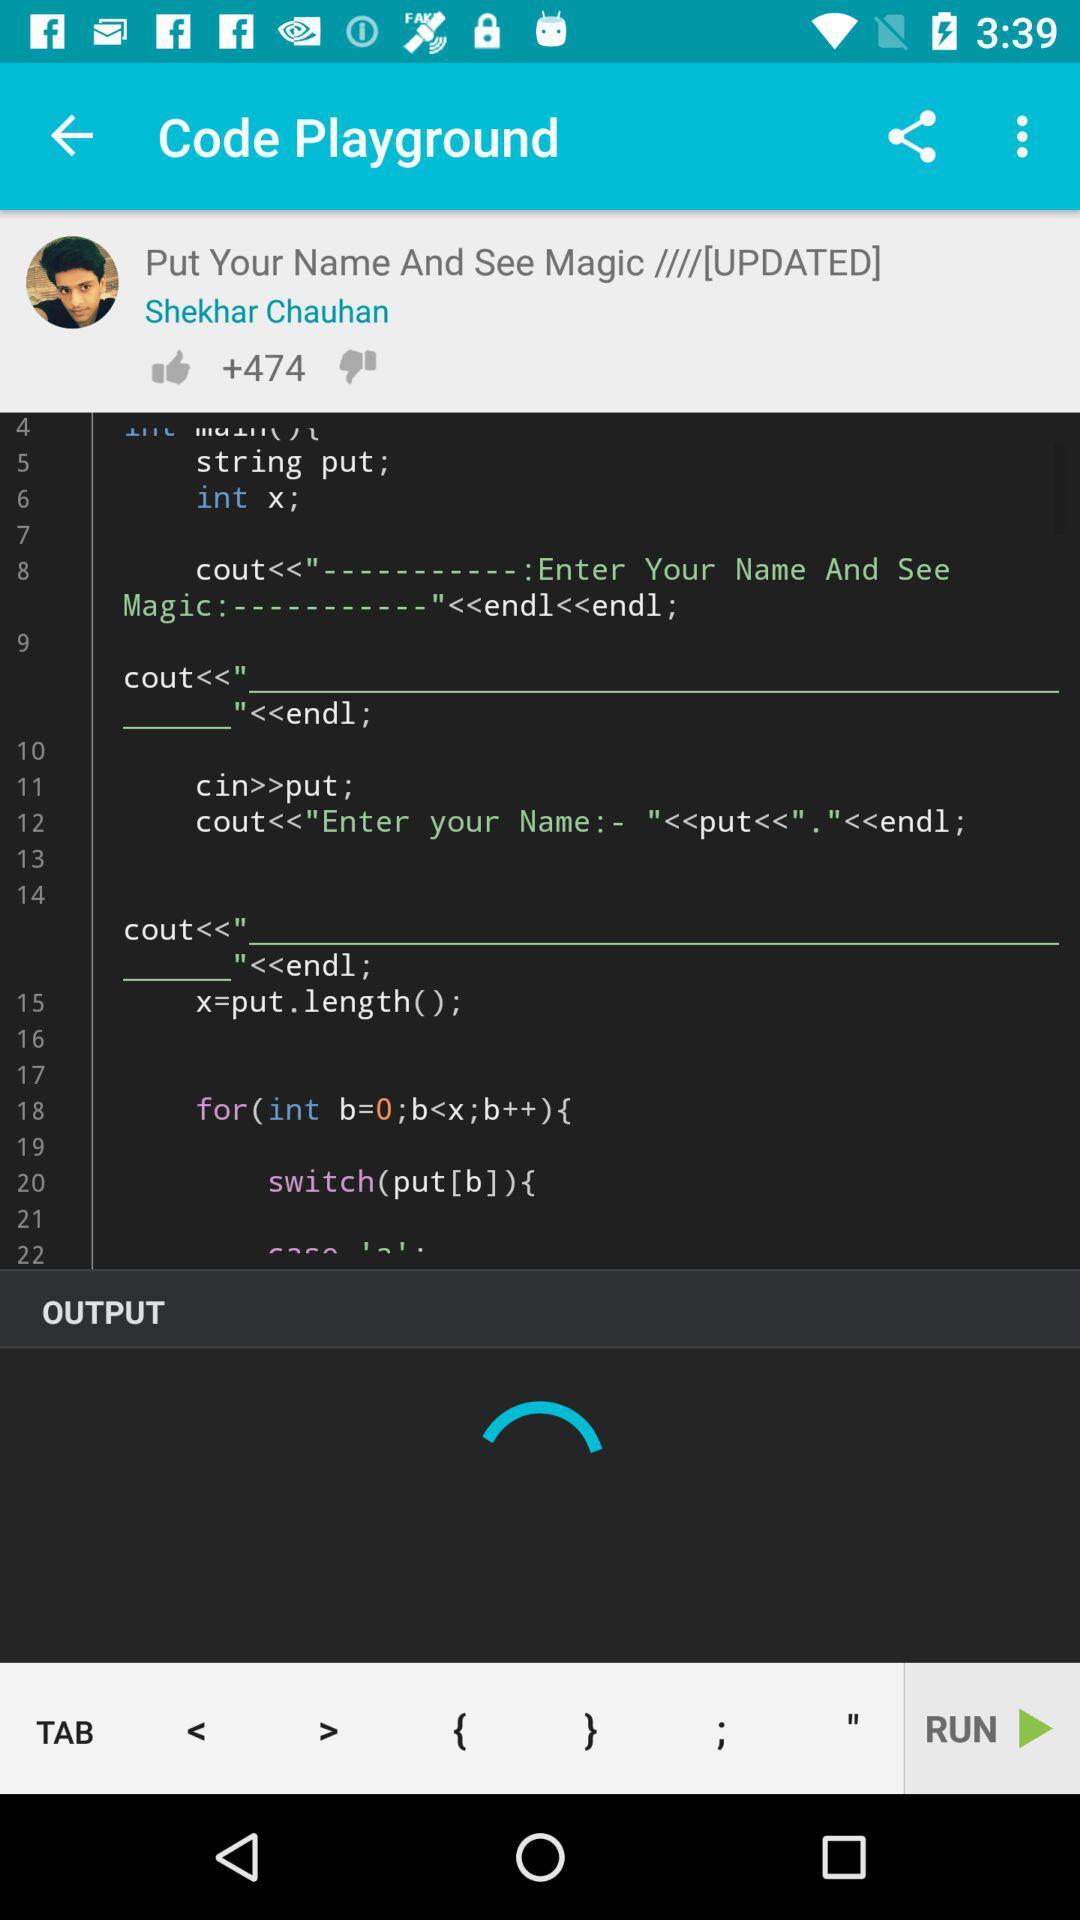  Describe the element at coordinates (356, 366) in the screenshot. I see `dislike` at that location.